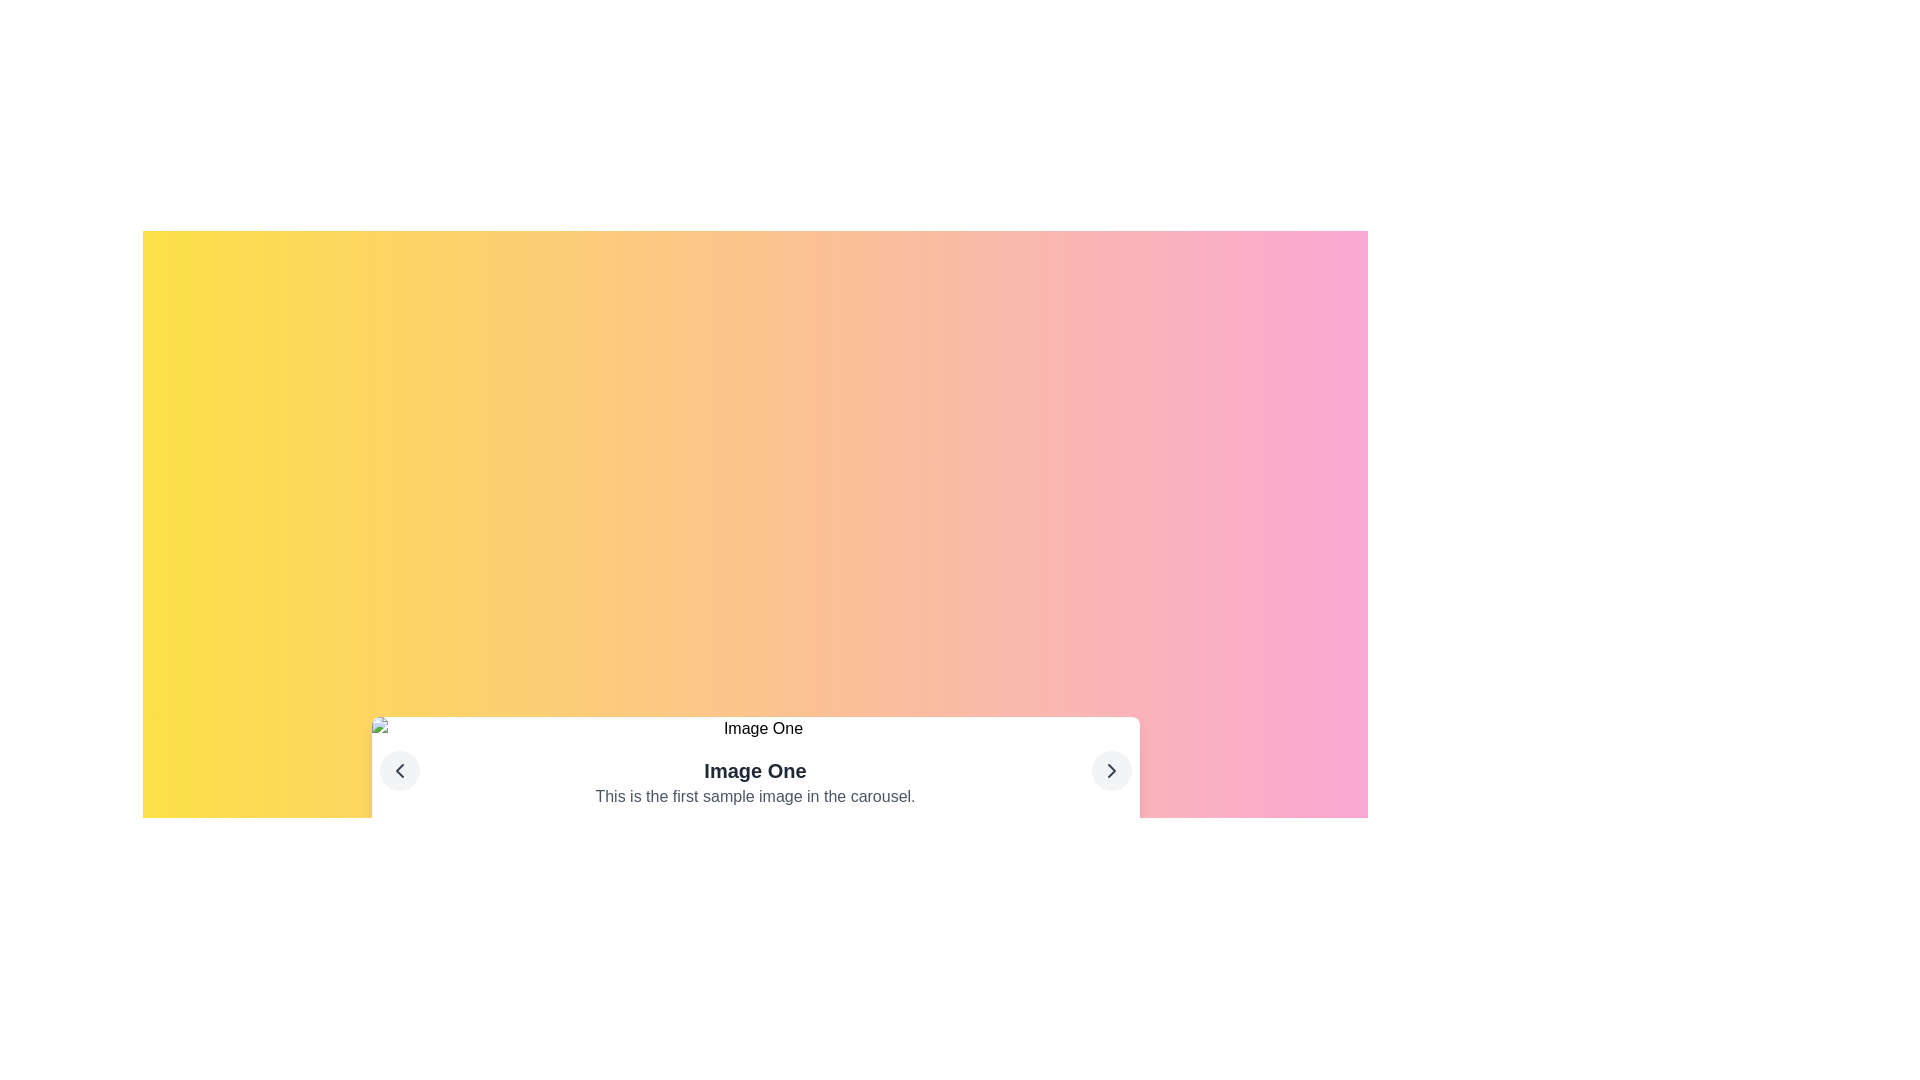 This screenshot has height=1080, width=1920. I want to click on the rightward-pointing arrow icon inside the circular button, so click(1110, 770).